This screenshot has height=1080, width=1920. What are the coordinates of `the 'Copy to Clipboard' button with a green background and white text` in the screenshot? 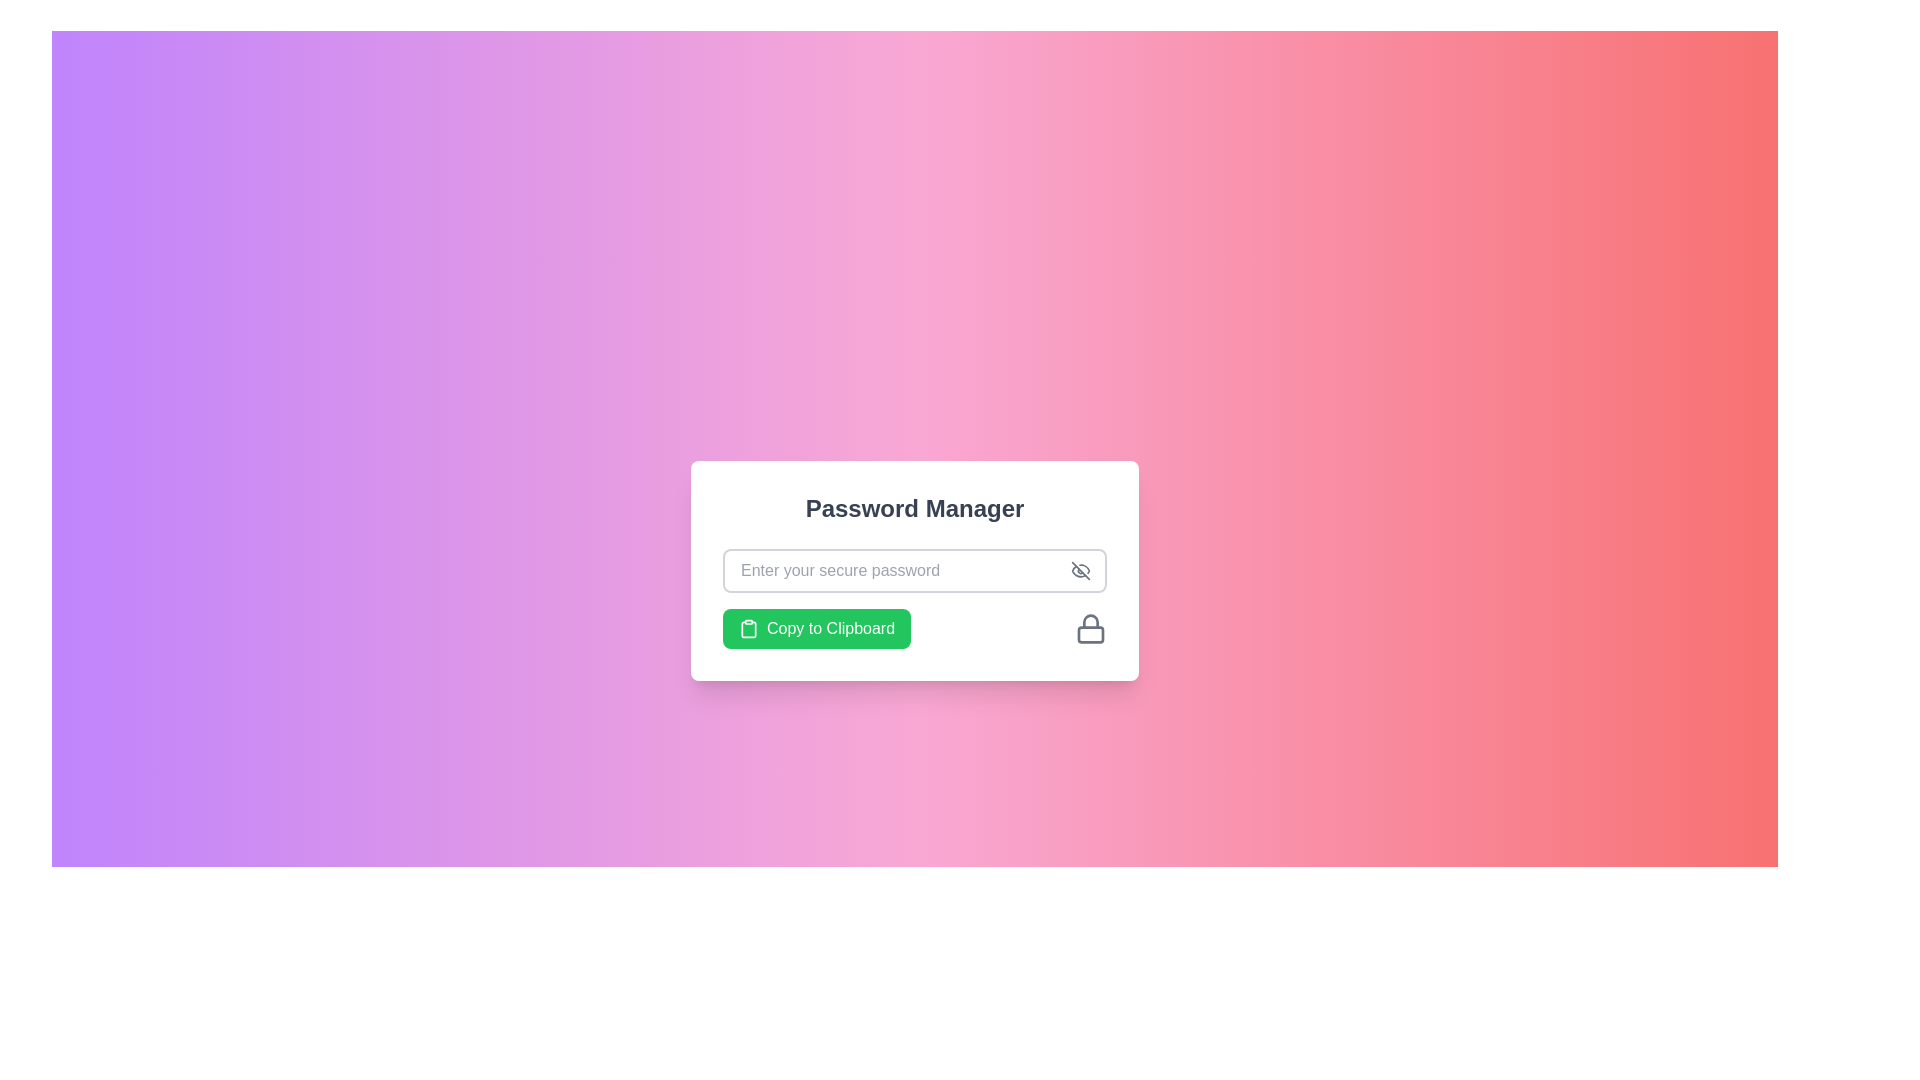 It's located at (816, 627).